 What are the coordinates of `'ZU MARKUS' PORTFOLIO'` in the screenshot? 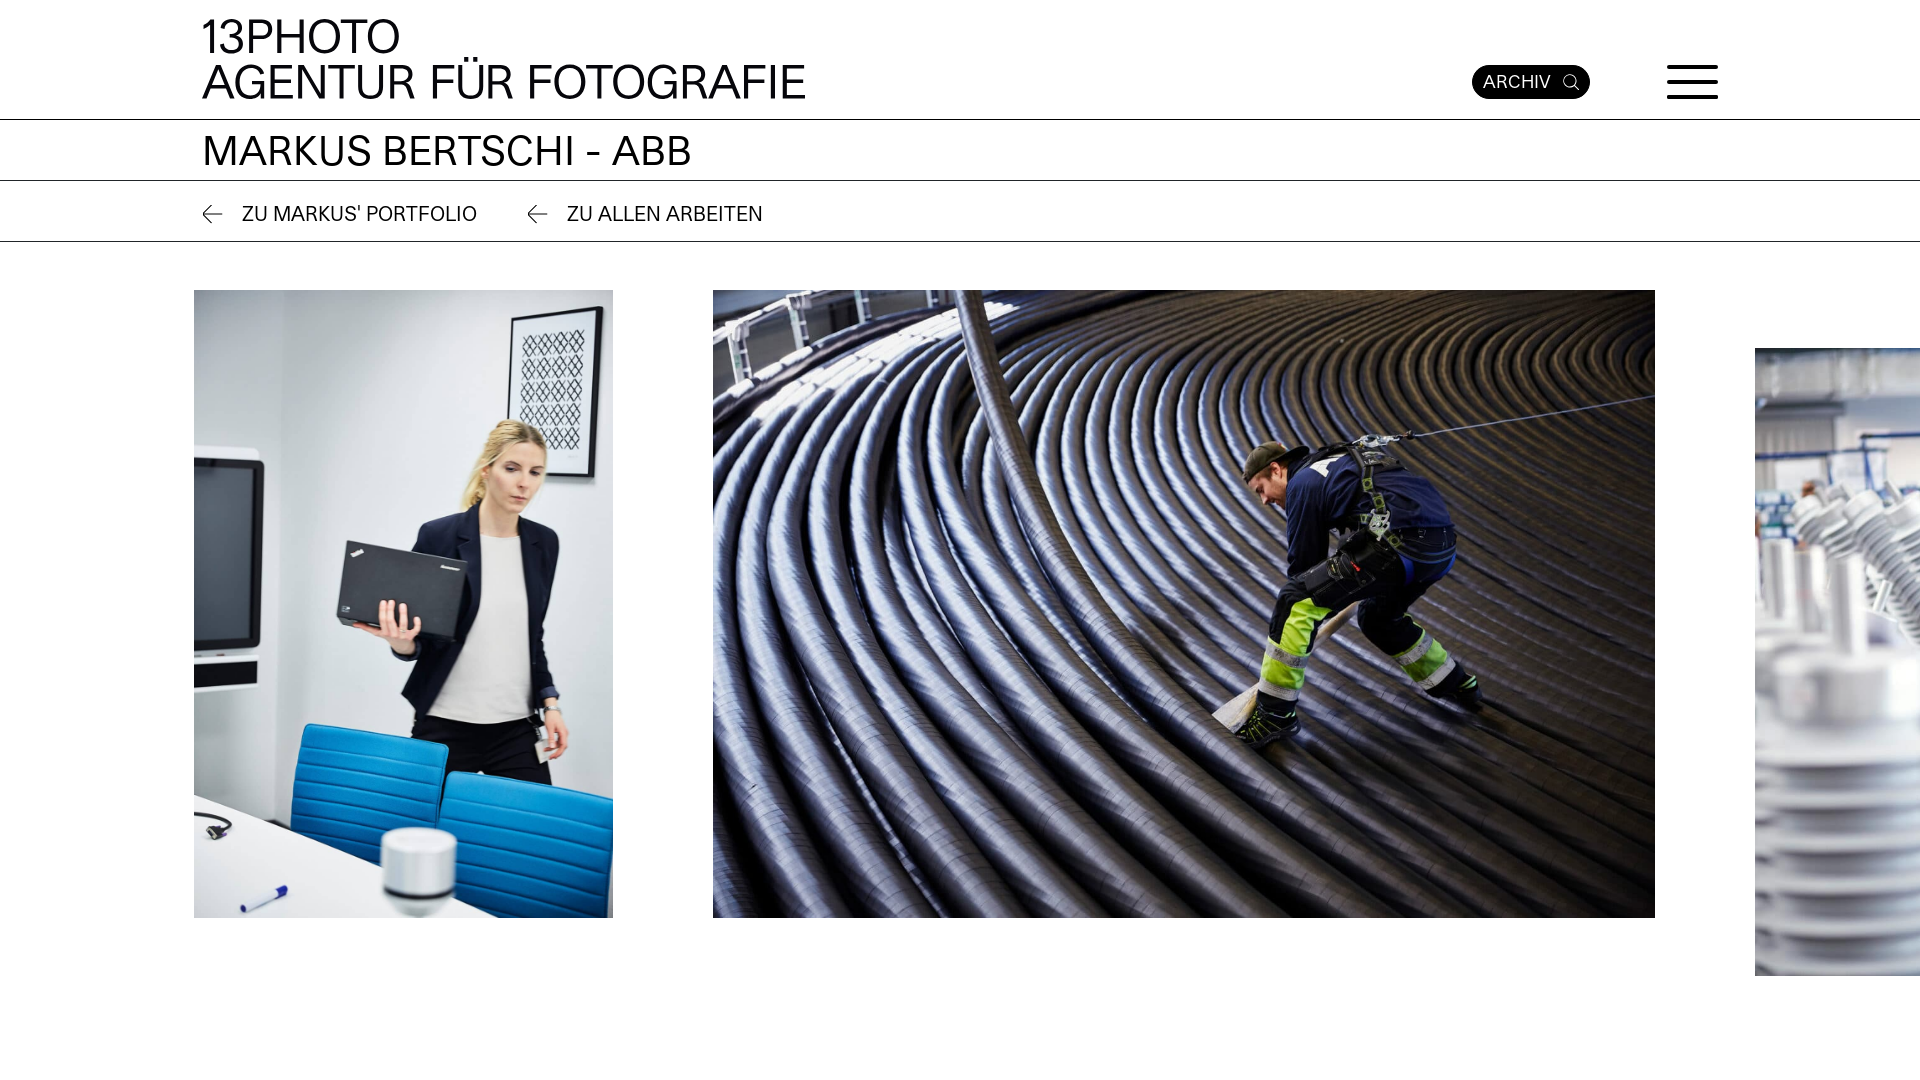 It's located at (201, 215).